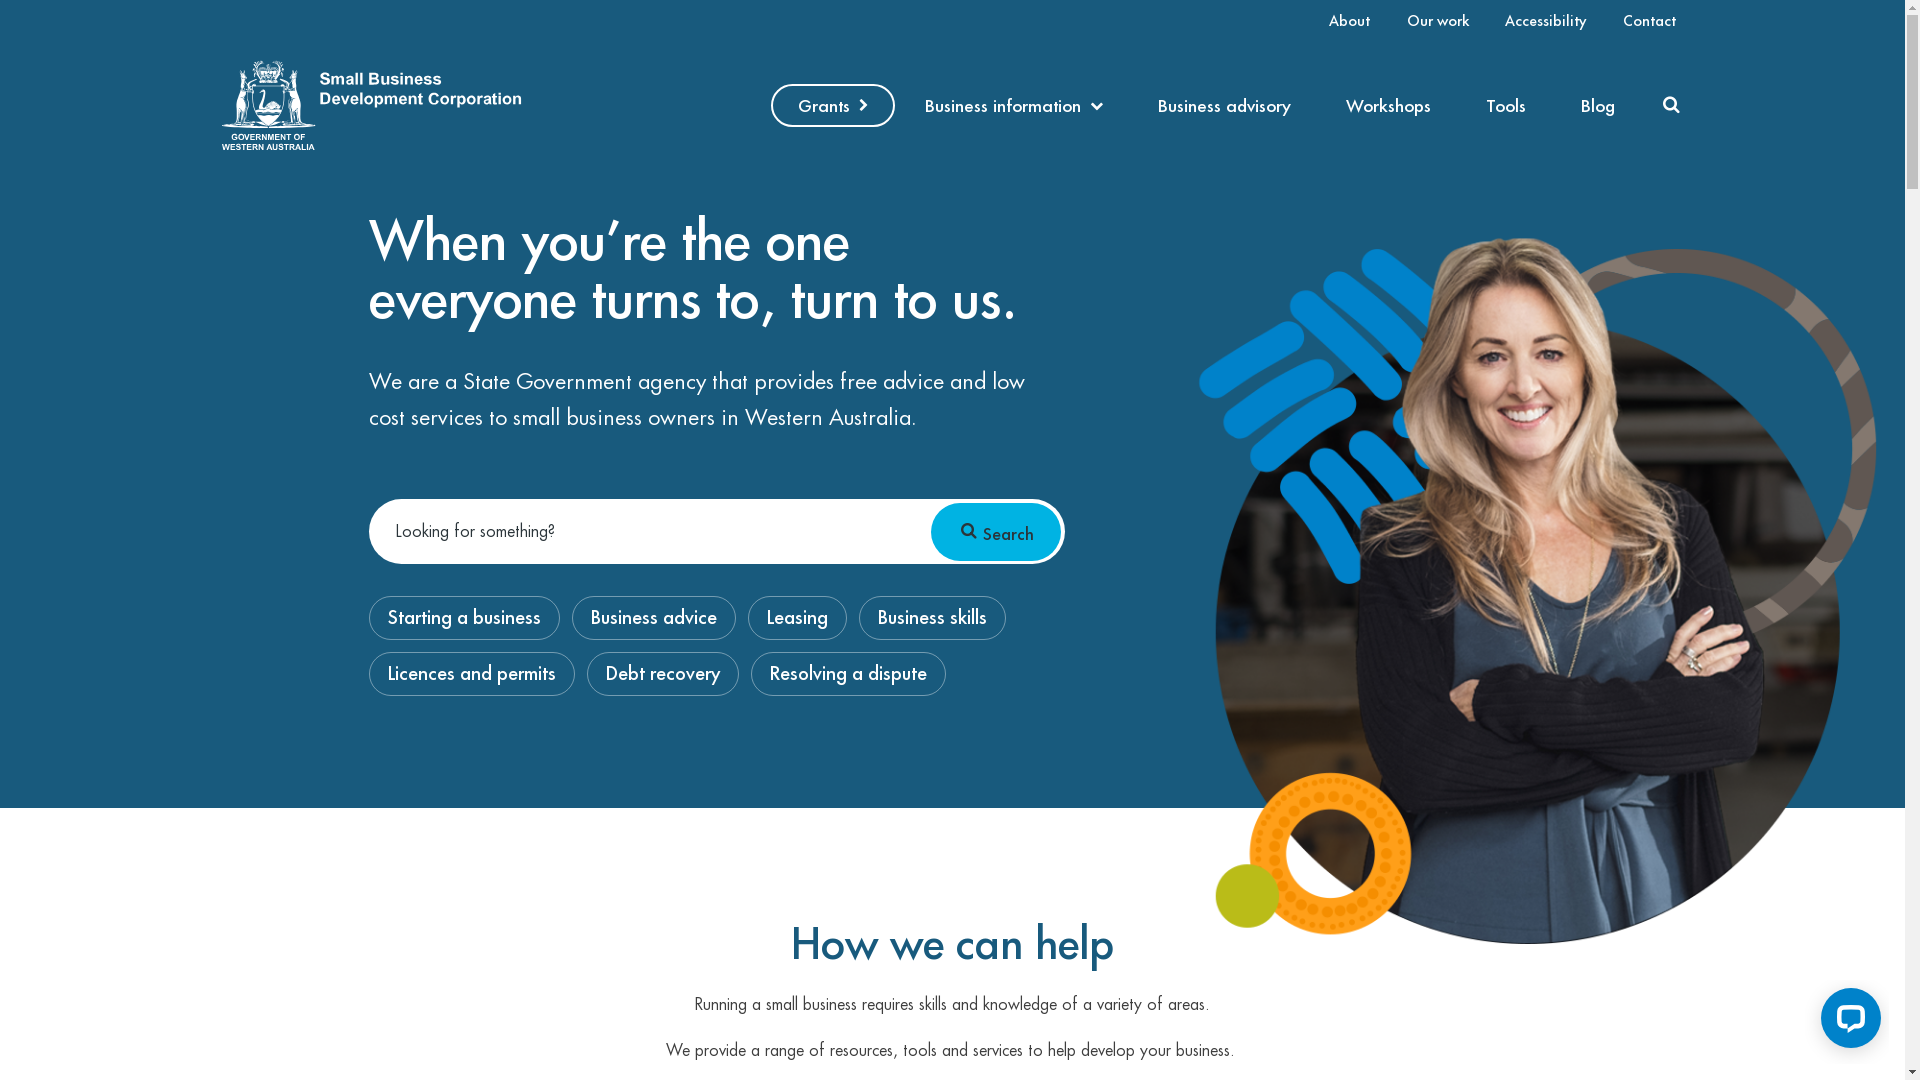  What do you see at coordinates (833, 105) in the screenshot?
I see `'Grants'` at bounding box center [833, 105].